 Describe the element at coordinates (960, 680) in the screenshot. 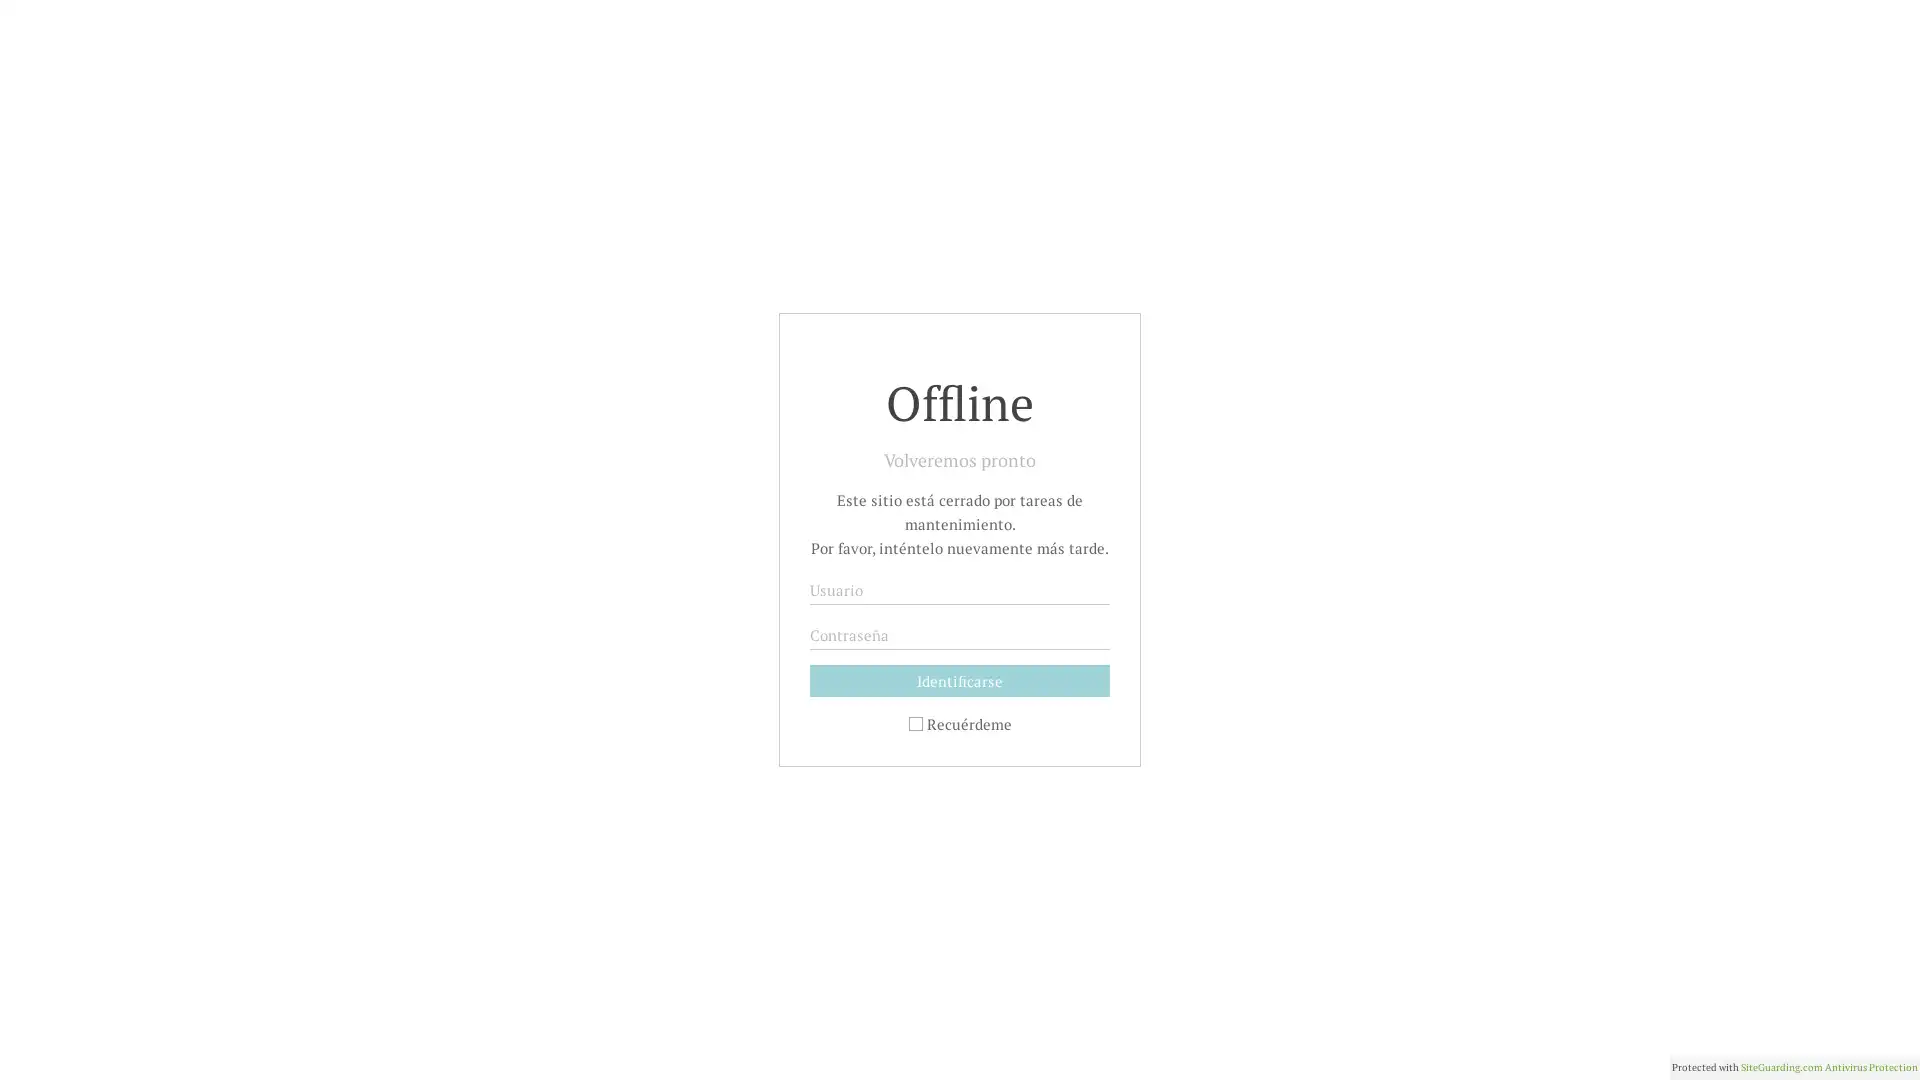

I see `Identificarse` at that location.